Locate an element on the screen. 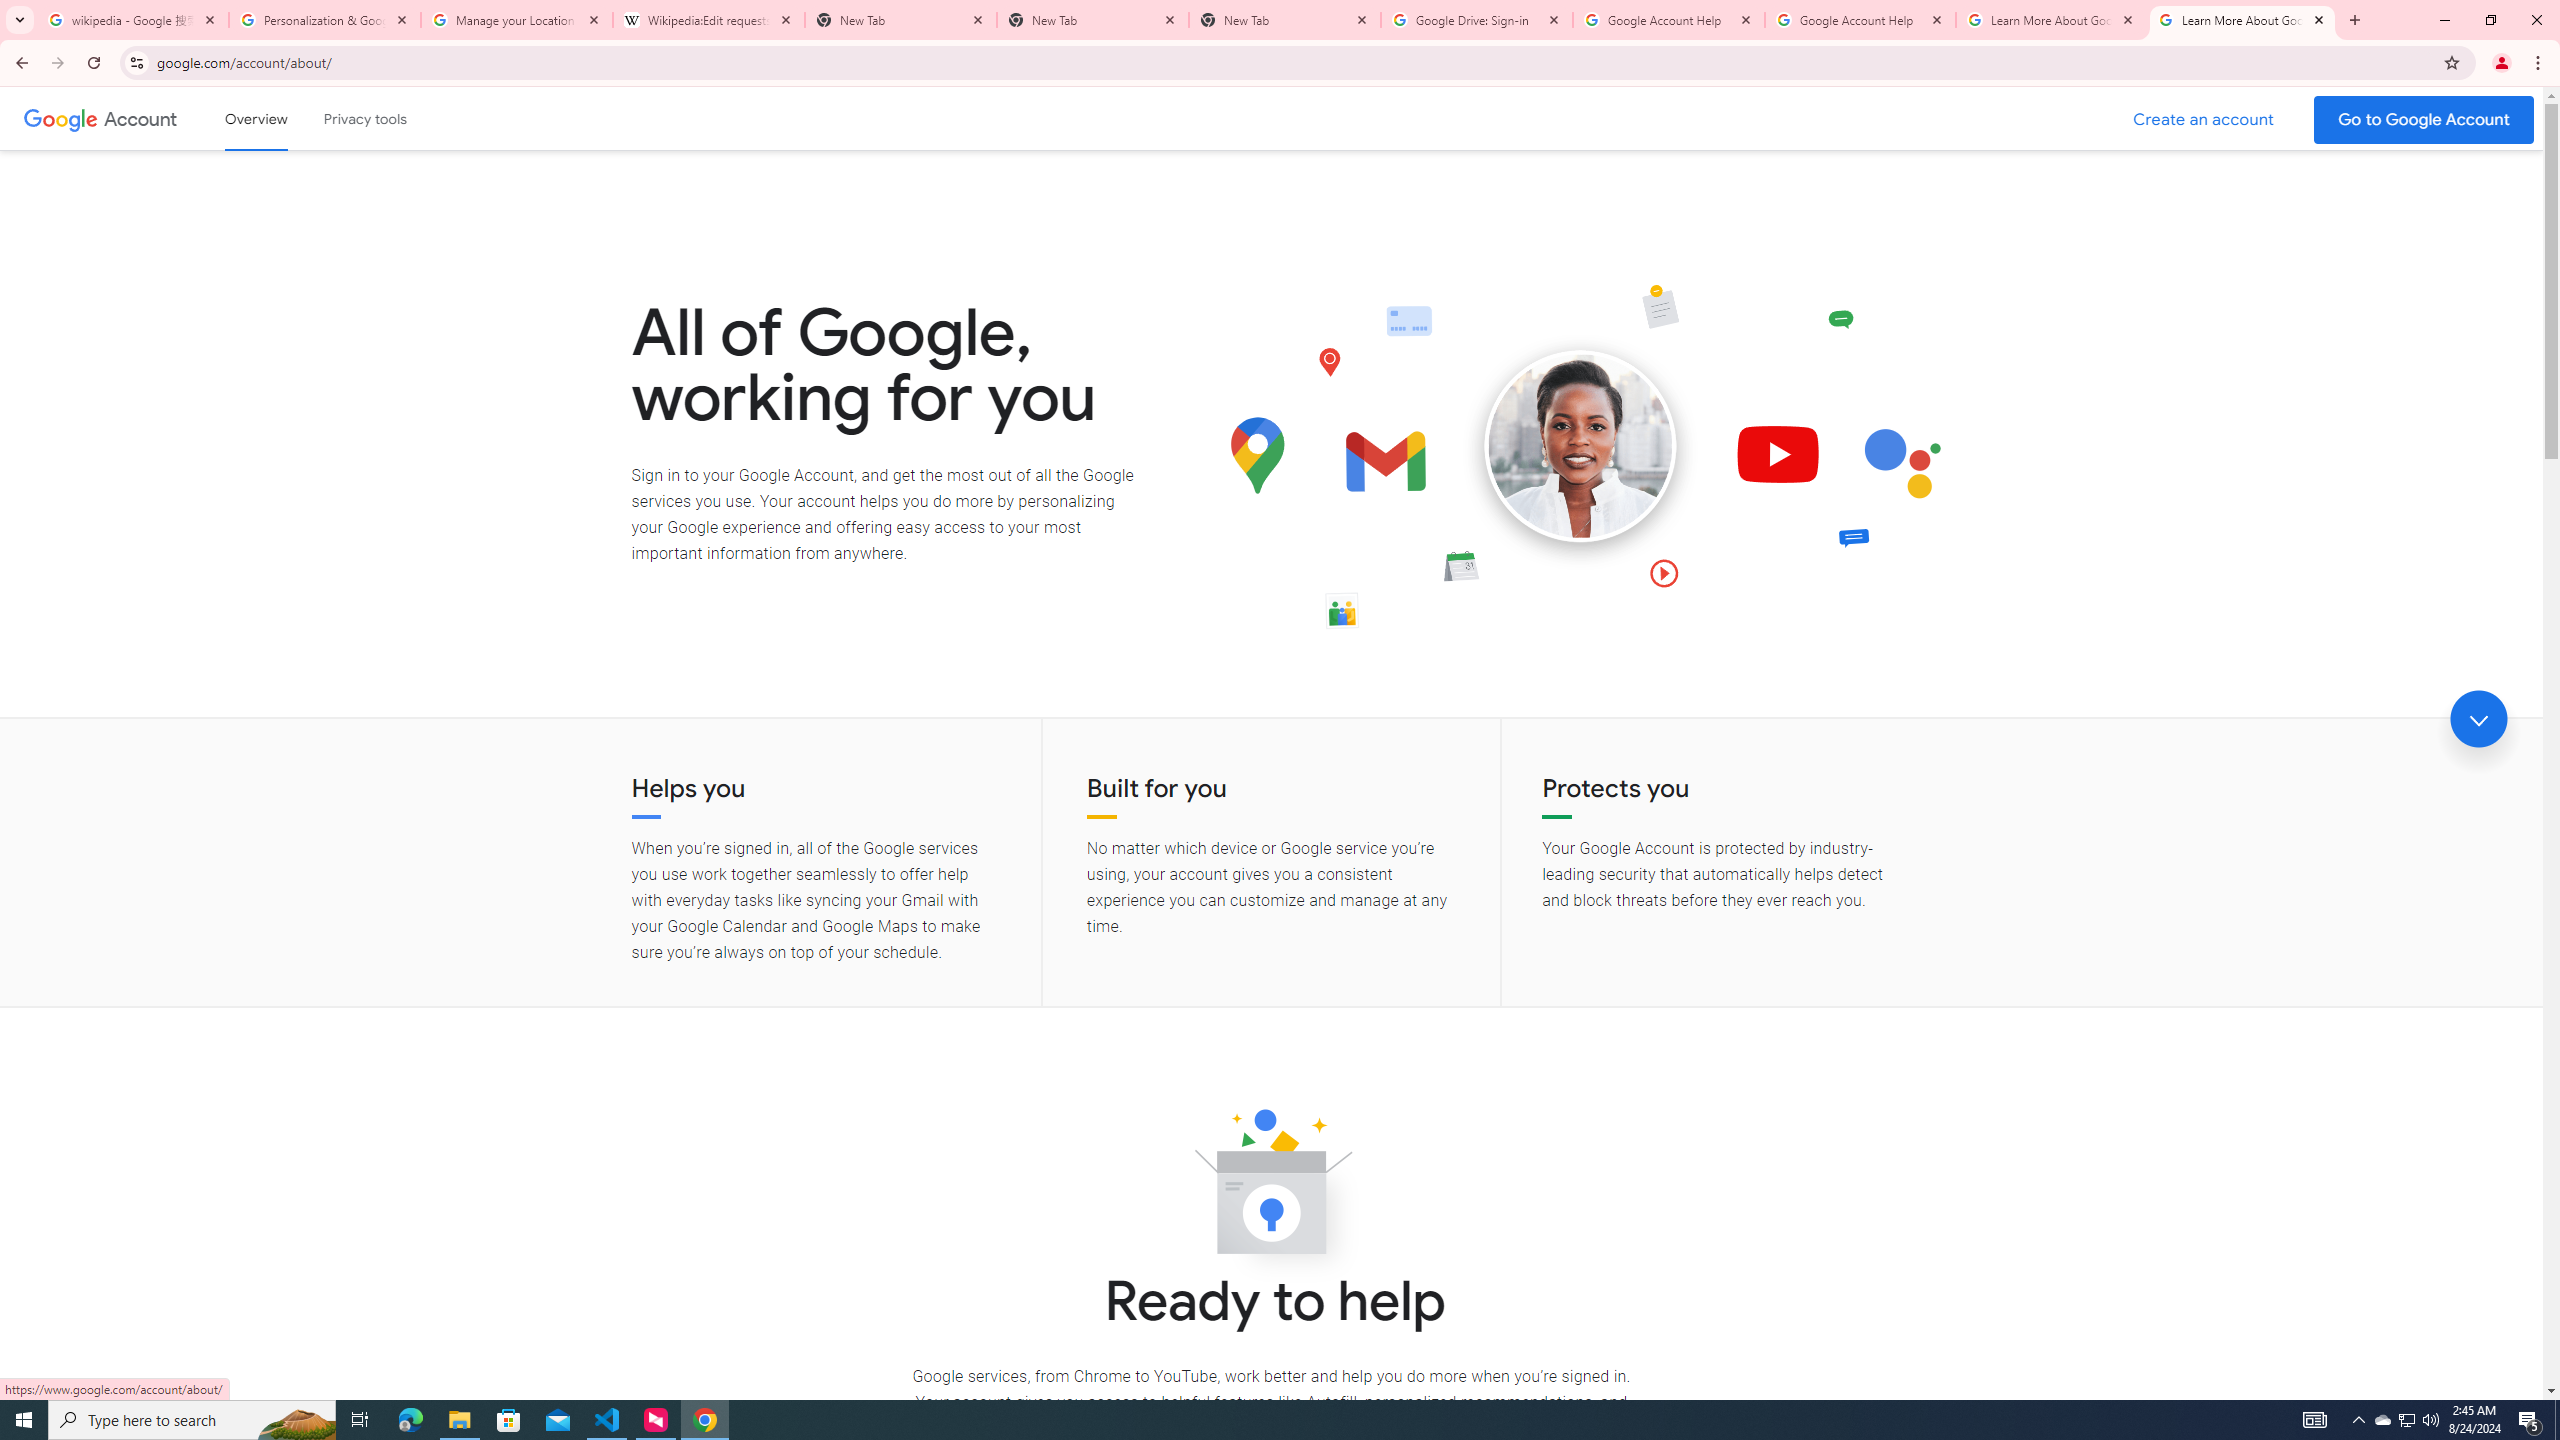 The image size is (2560, 1440). 'Personalization & Google Search results - Google Search Help' is located at coordinates (325, 19).